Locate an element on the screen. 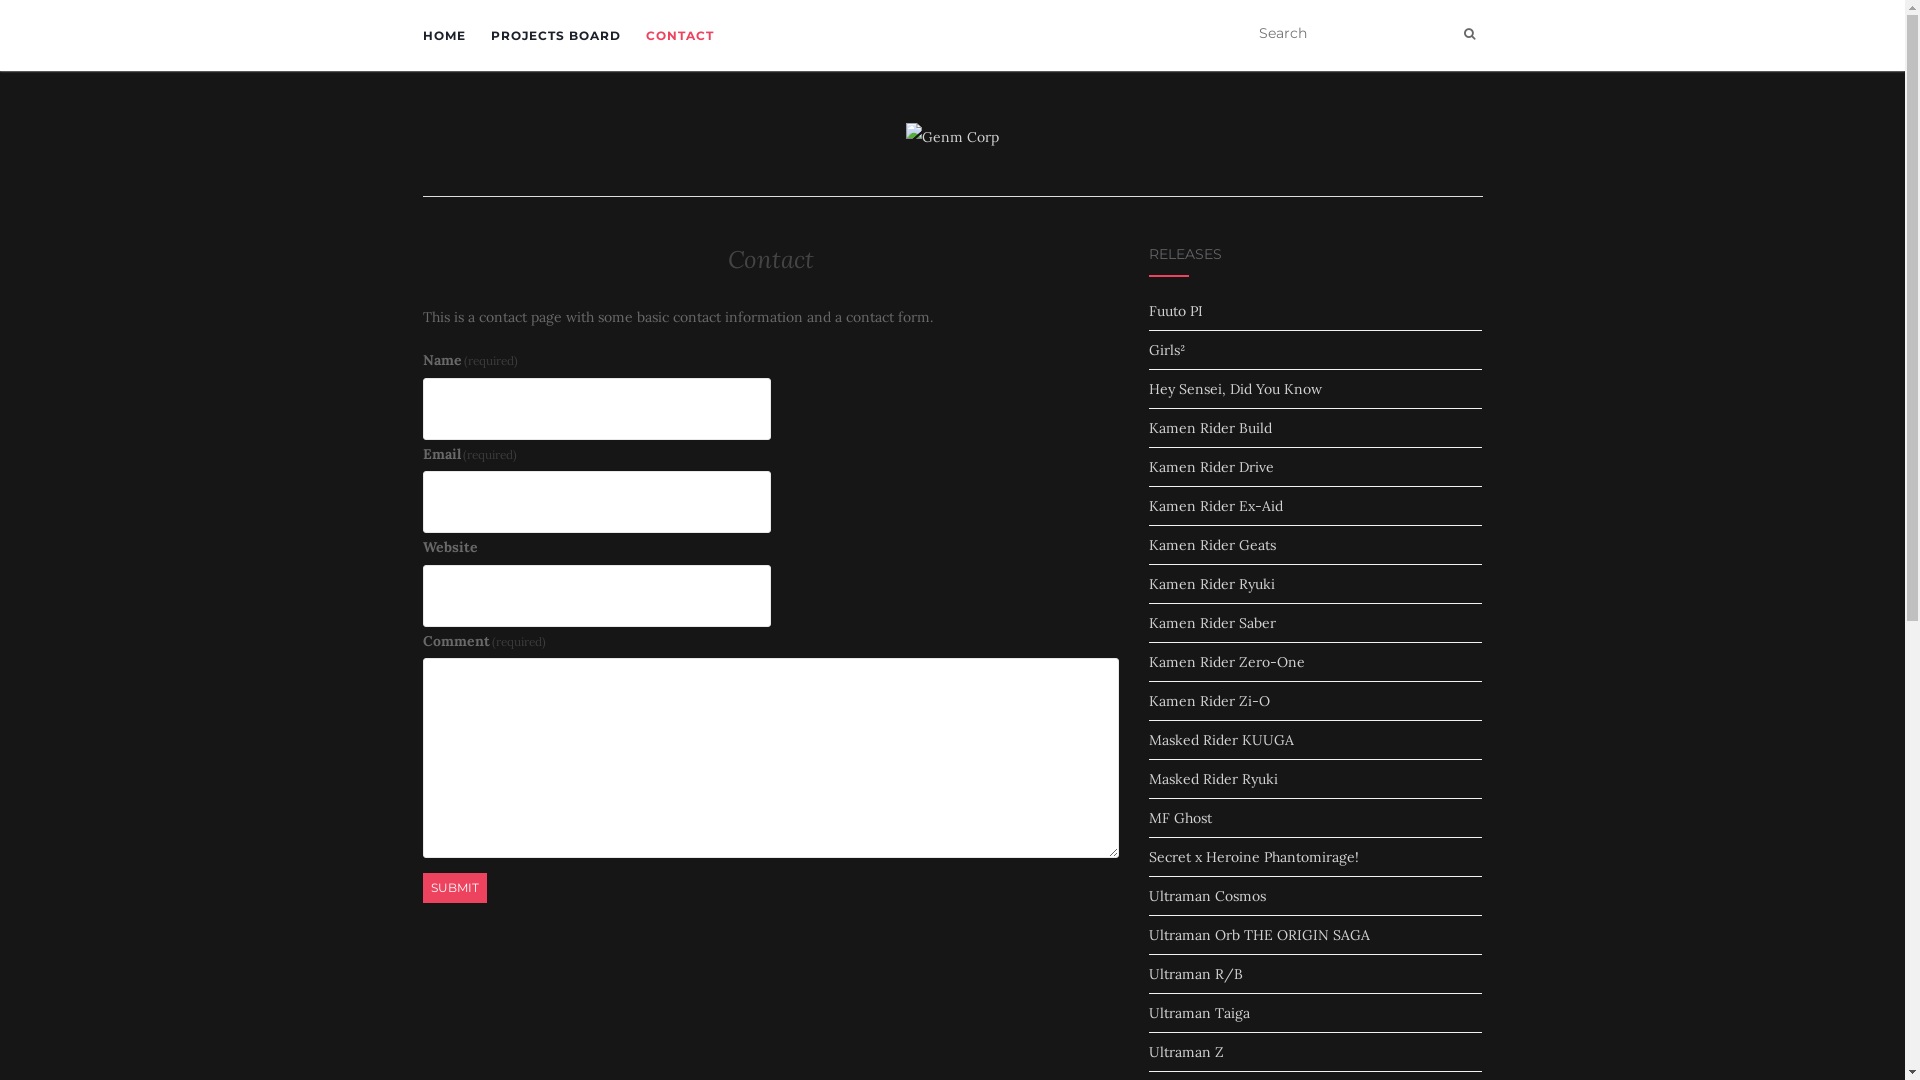 This screenshot has width=1920, height=1080. 'Kamen Rider Saber' is located at coordinates (1211, 622).